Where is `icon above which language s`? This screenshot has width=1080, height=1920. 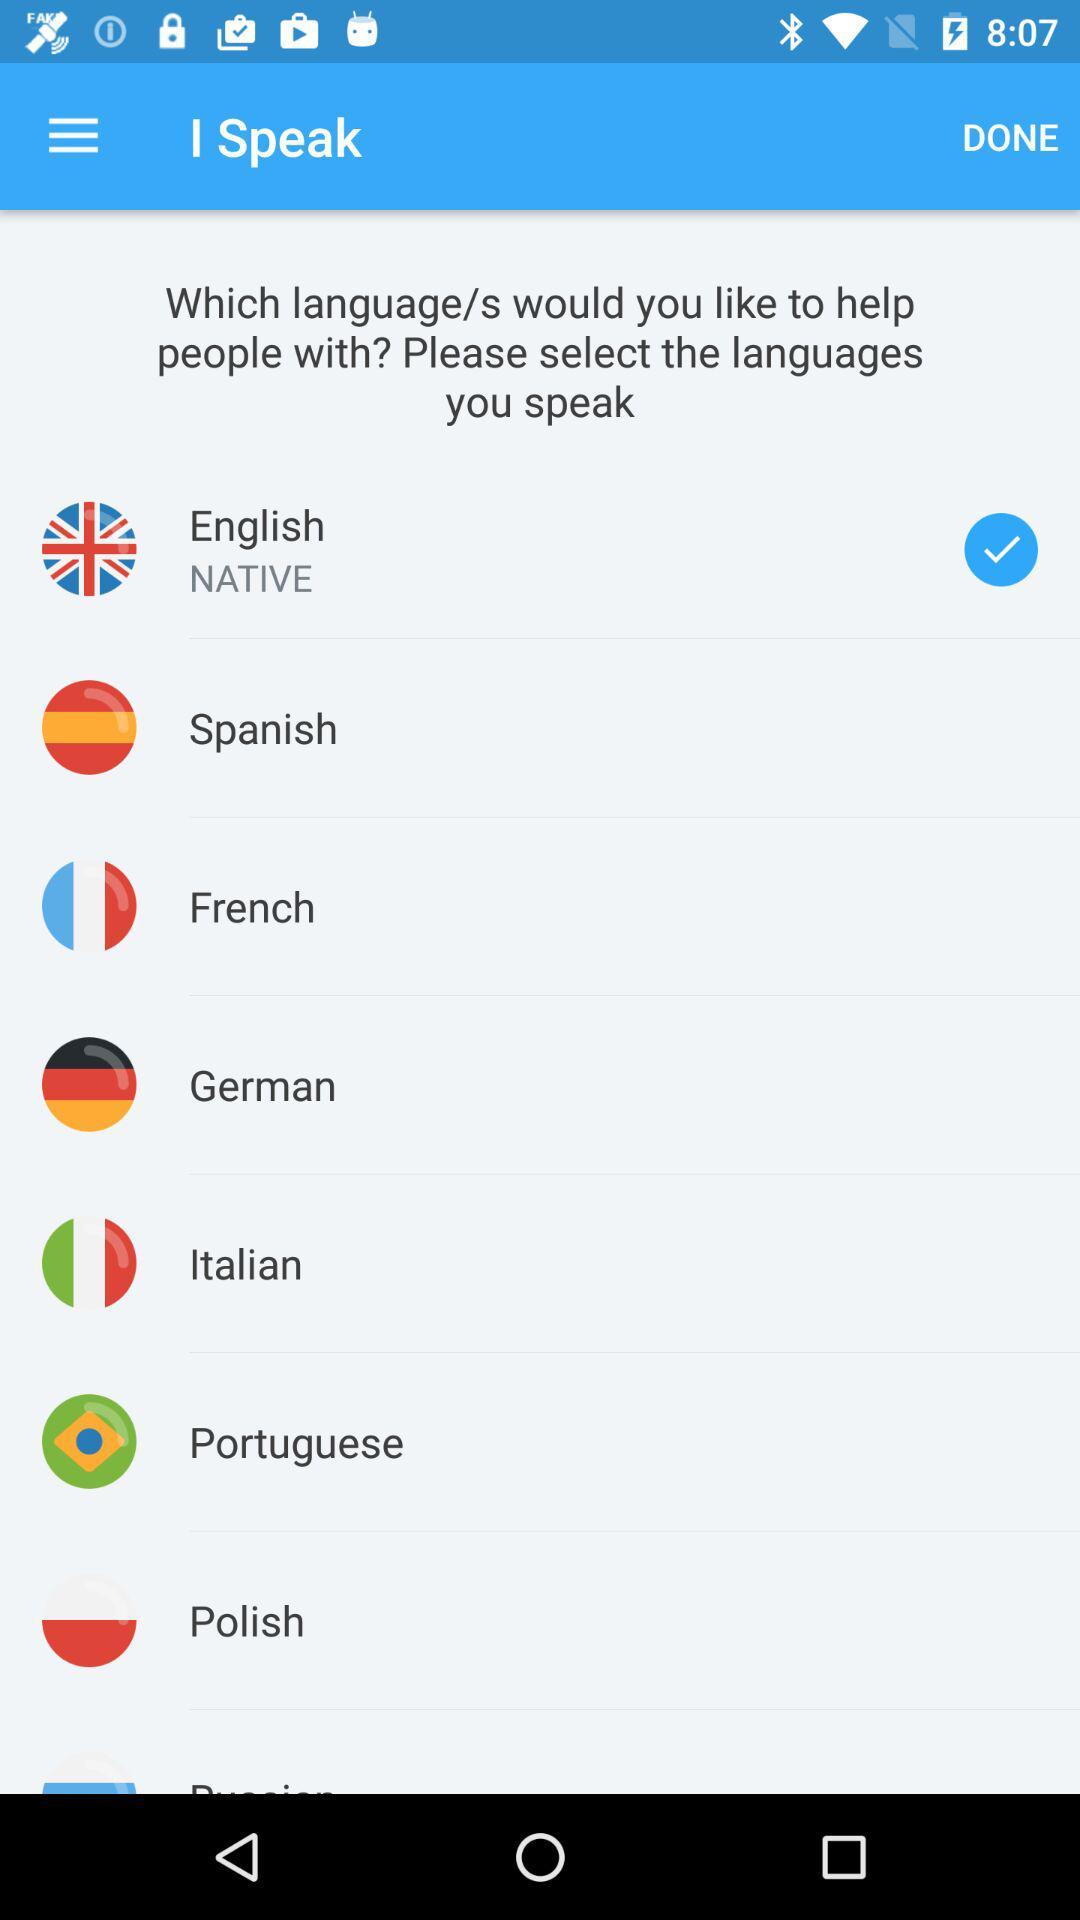
icon above which language s is located at coordinates (72, 135).